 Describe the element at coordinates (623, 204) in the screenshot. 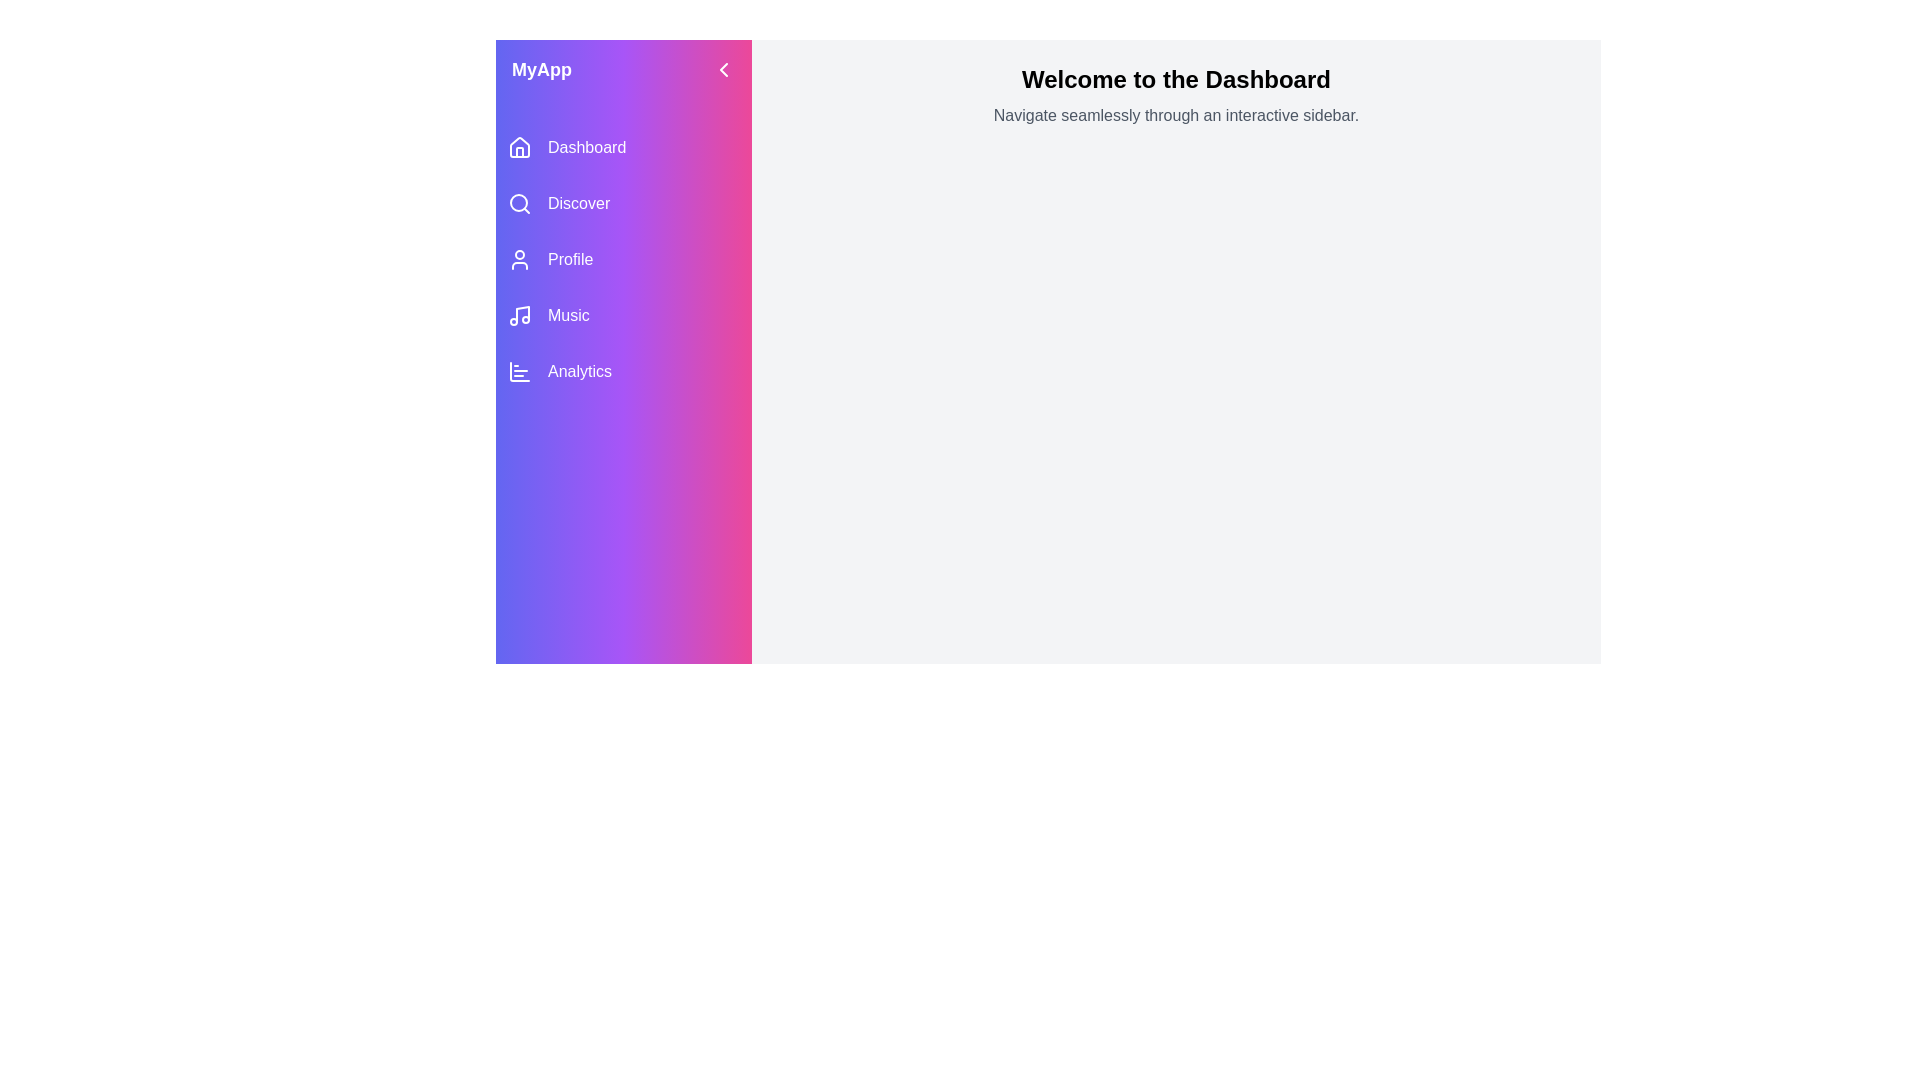

I see `the navigation item labeled Discover` at that location.